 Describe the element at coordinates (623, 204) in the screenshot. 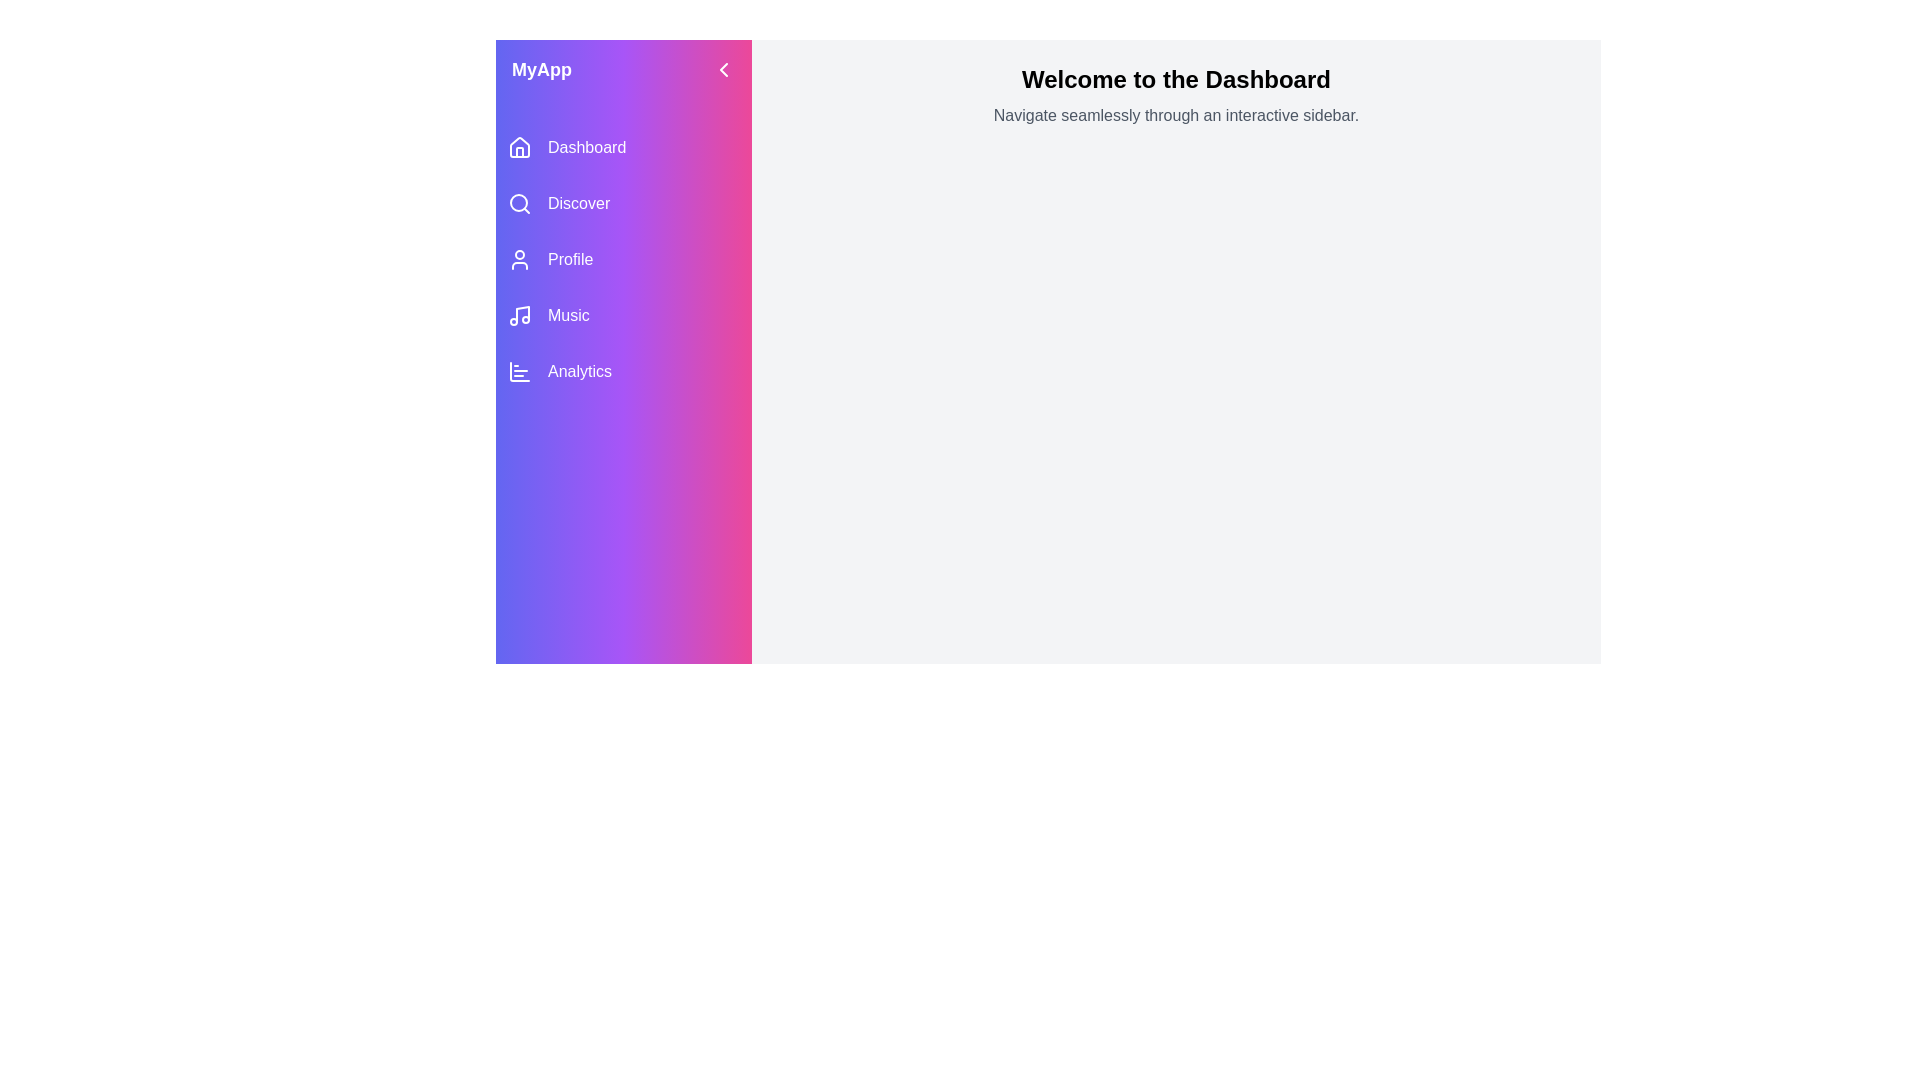

I see `the navigation item labeled Discover` at that location.